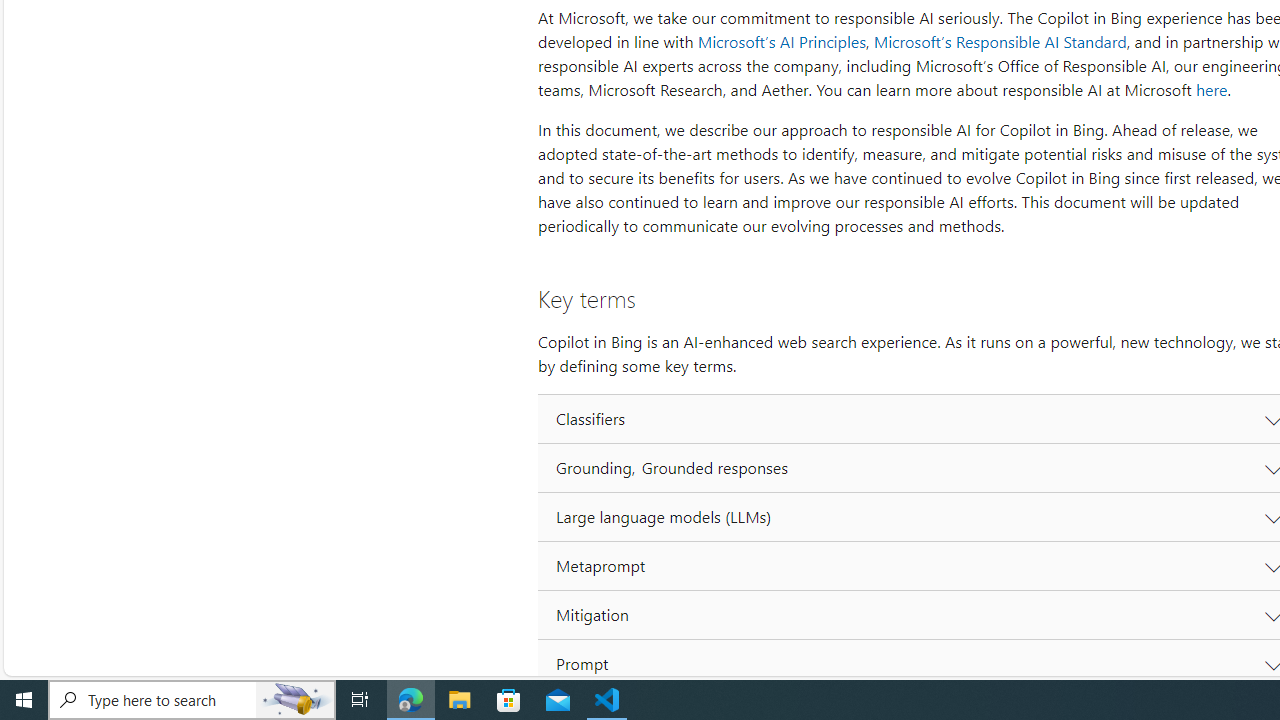  I want to click on 'here', so click(1210, 90).